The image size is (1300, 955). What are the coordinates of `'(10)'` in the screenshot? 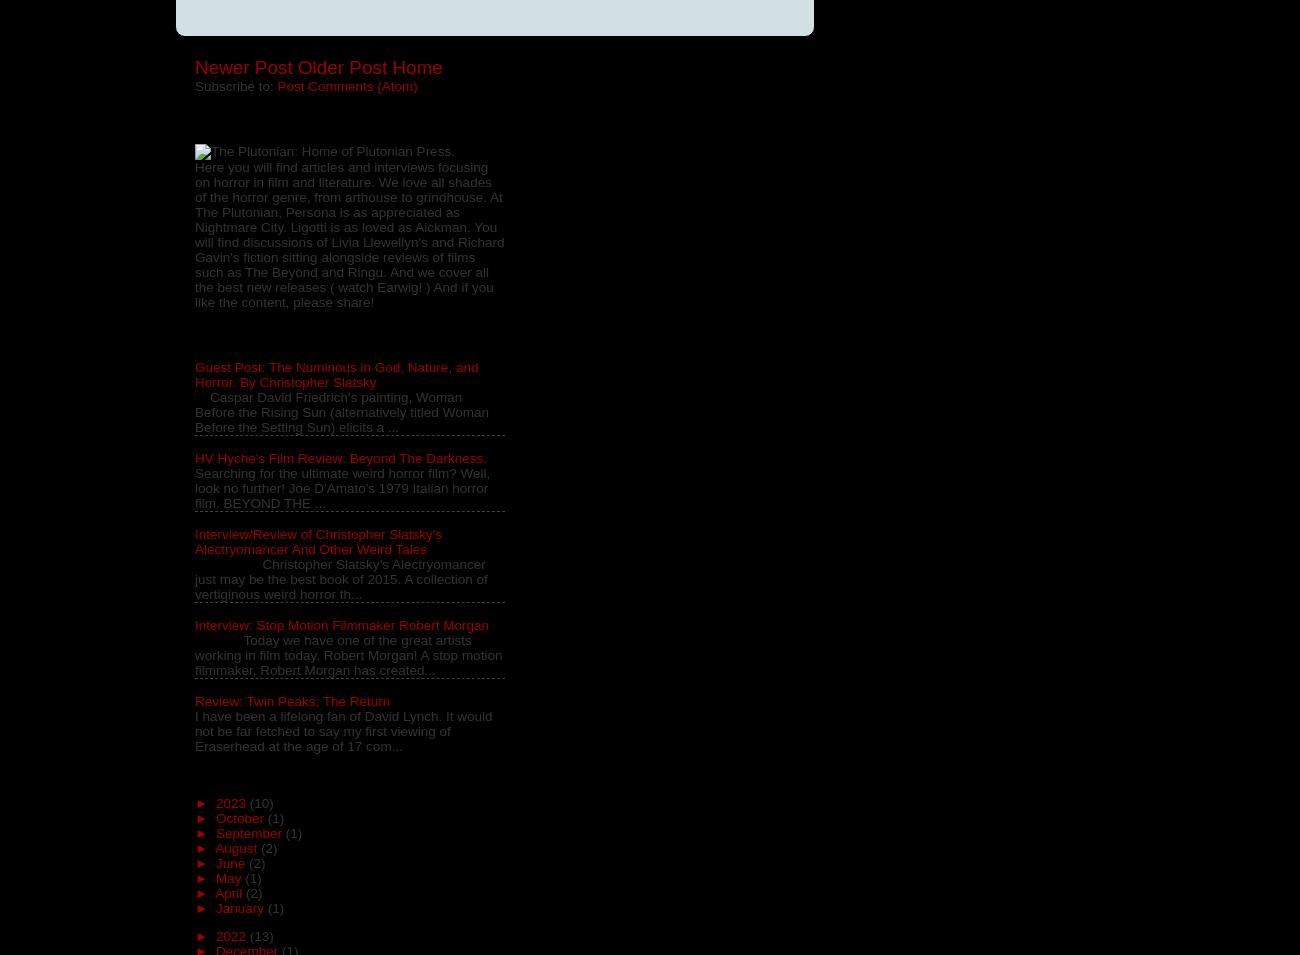 It's located at (260, 802).